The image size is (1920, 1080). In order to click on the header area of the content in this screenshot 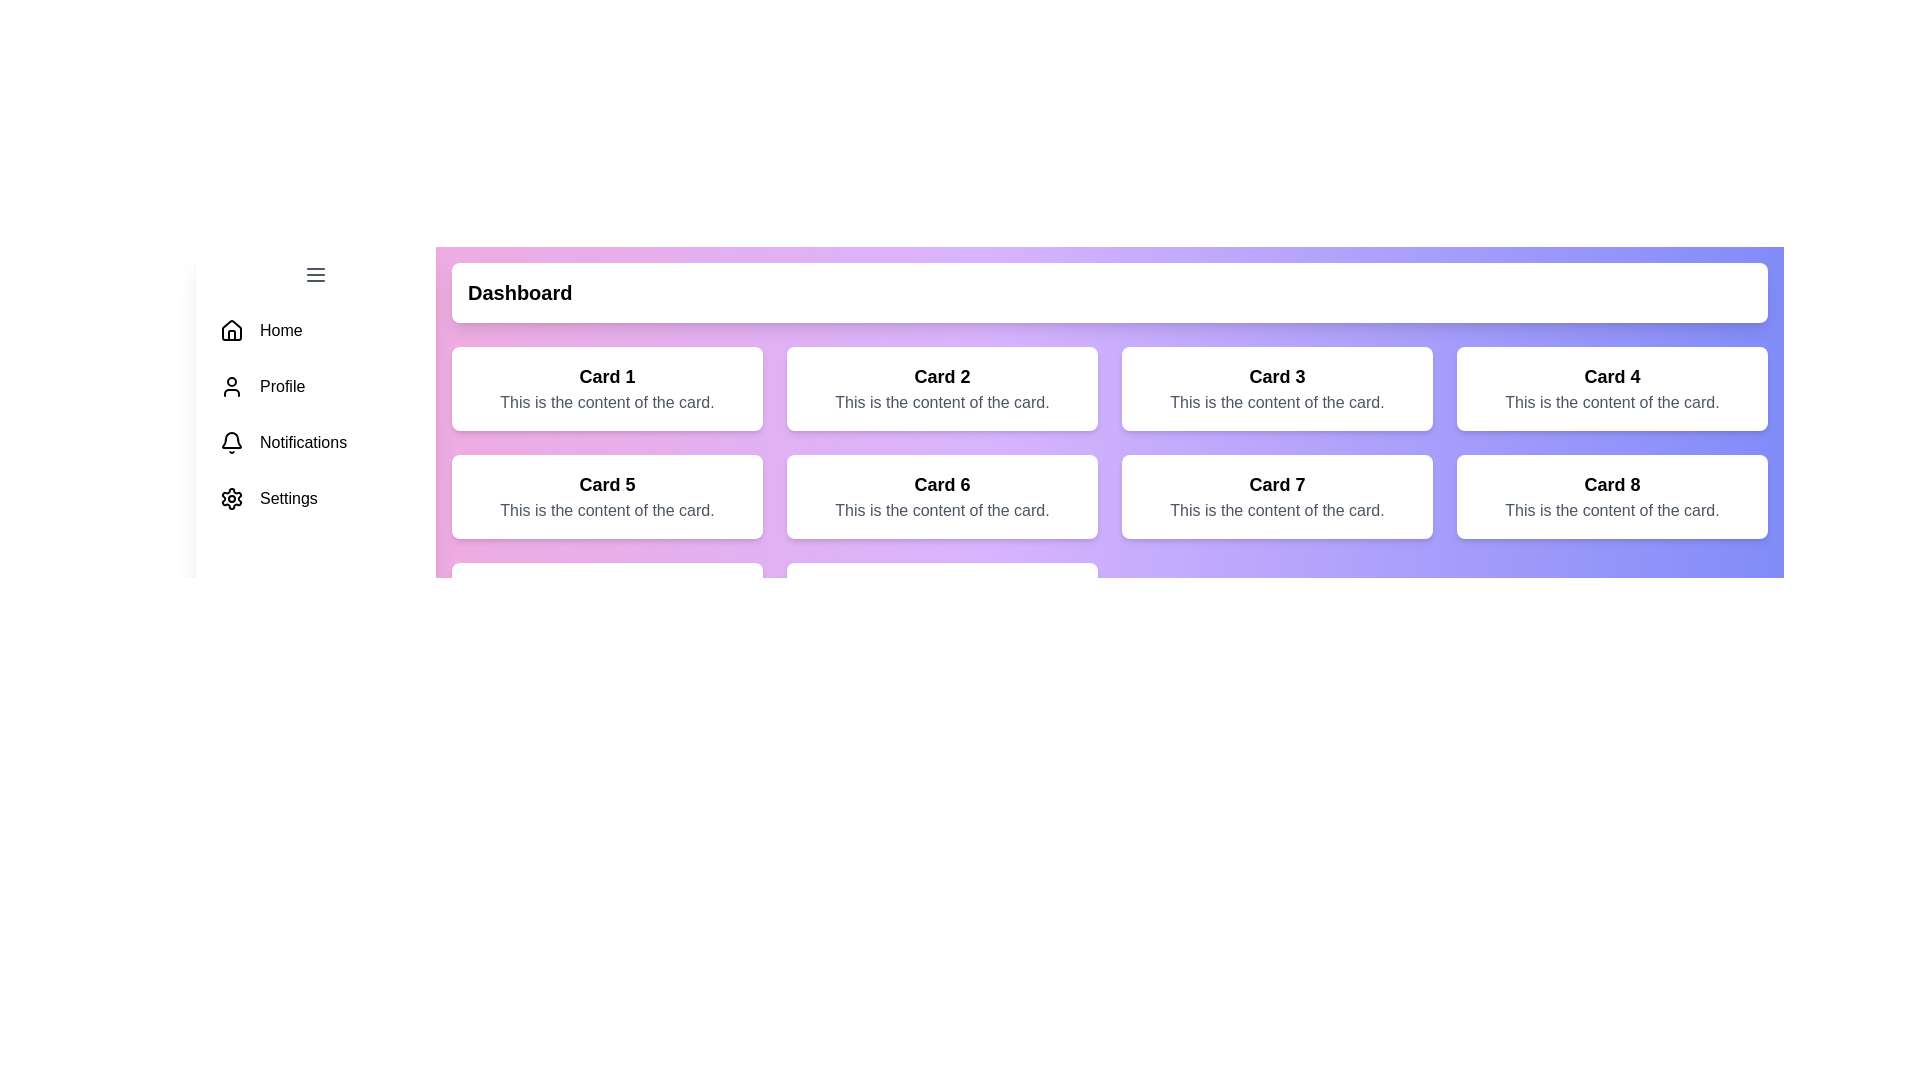, I will do `click(1108, 293)`.